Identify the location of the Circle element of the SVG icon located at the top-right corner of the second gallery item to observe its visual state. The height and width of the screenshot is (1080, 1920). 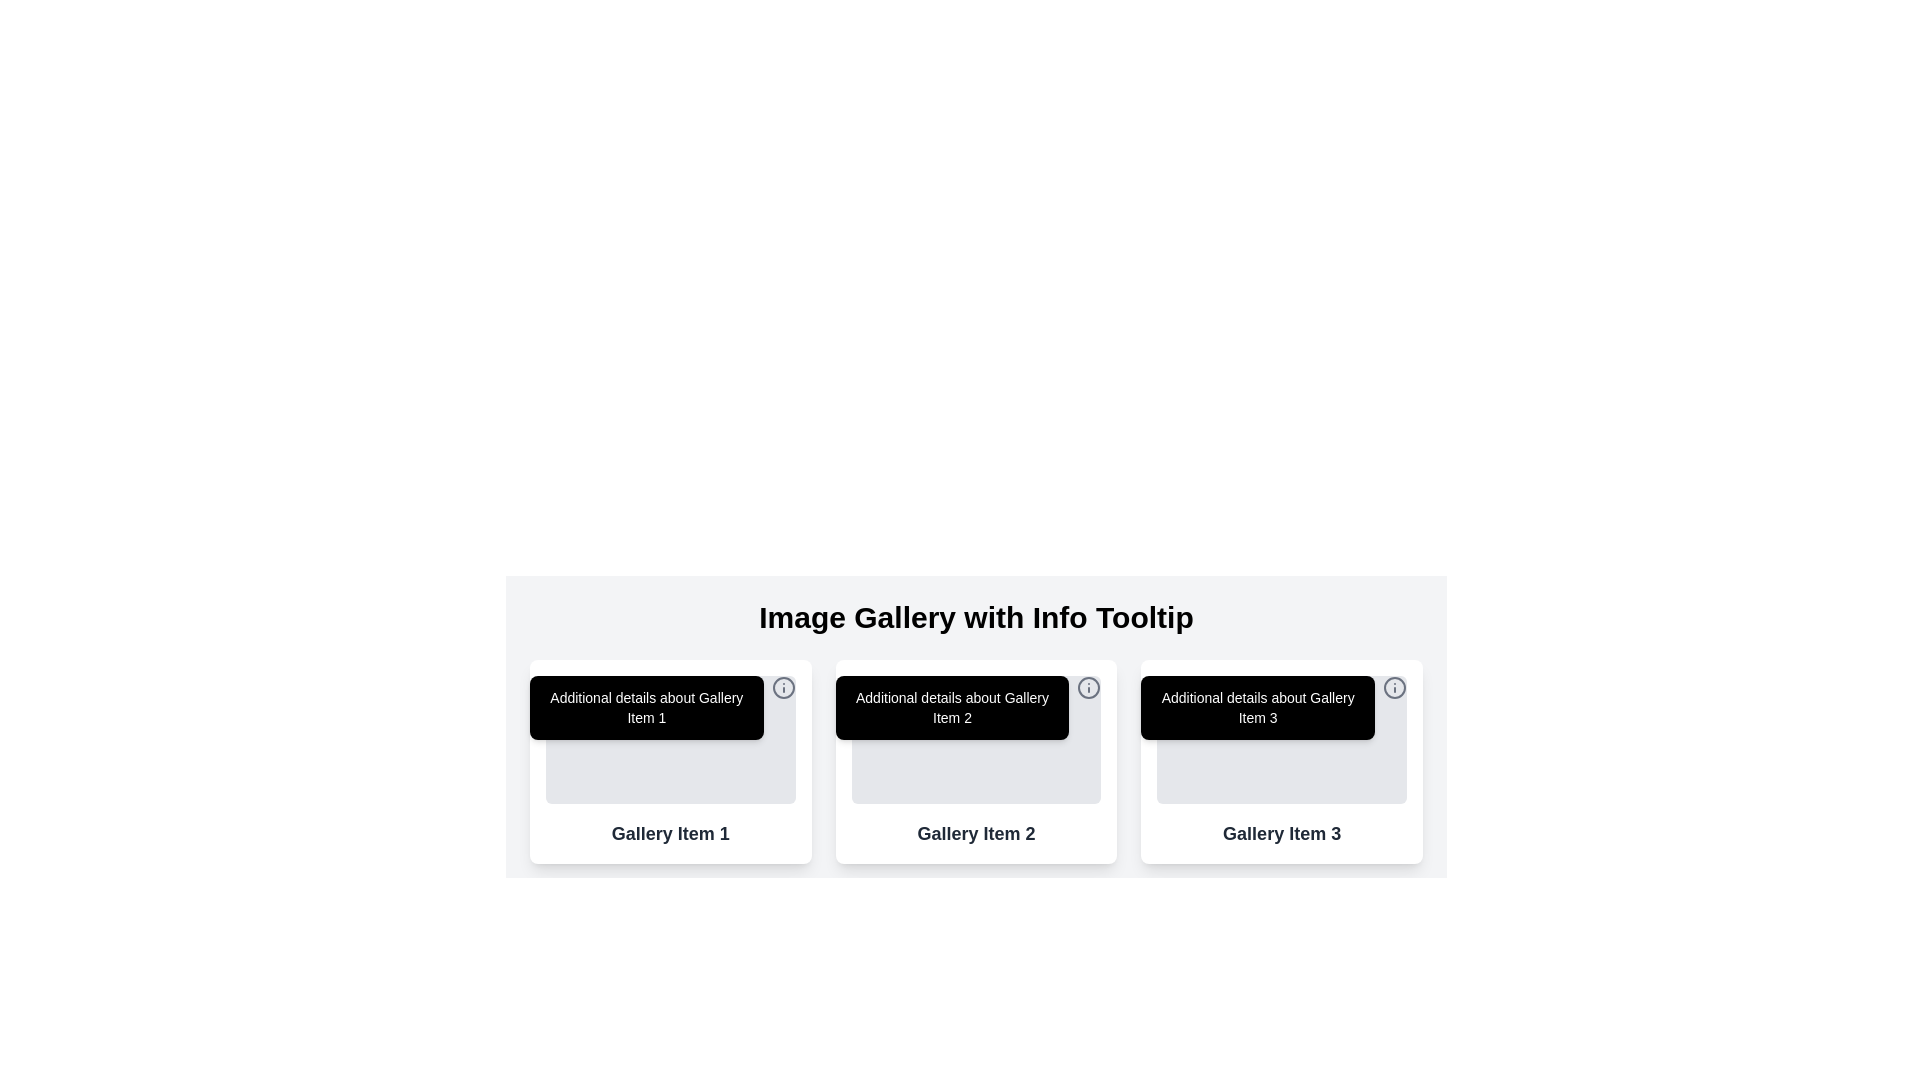
(1088, 686).